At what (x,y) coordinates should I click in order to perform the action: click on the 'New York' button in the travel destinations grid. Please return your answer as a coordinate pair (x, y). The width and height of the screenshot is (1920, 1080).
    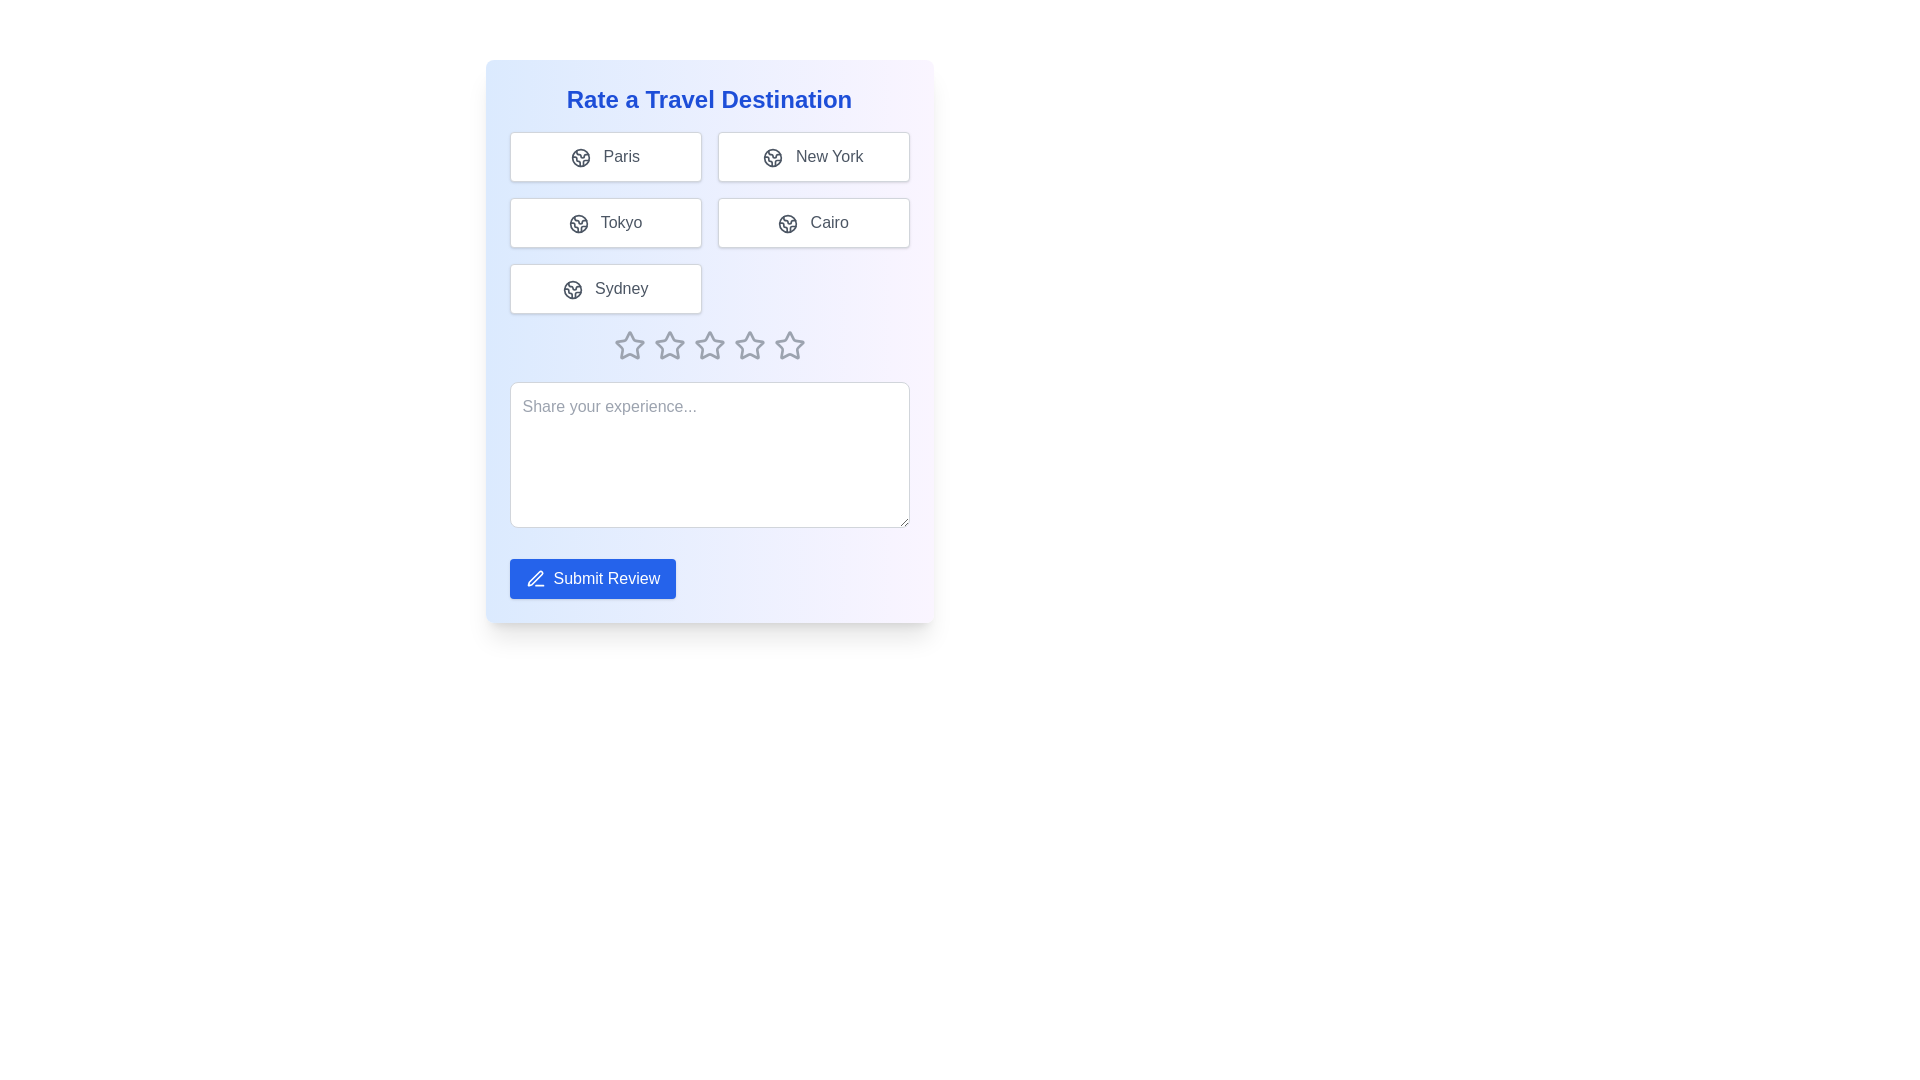
    Looking at the image, I should click on (813, 156).